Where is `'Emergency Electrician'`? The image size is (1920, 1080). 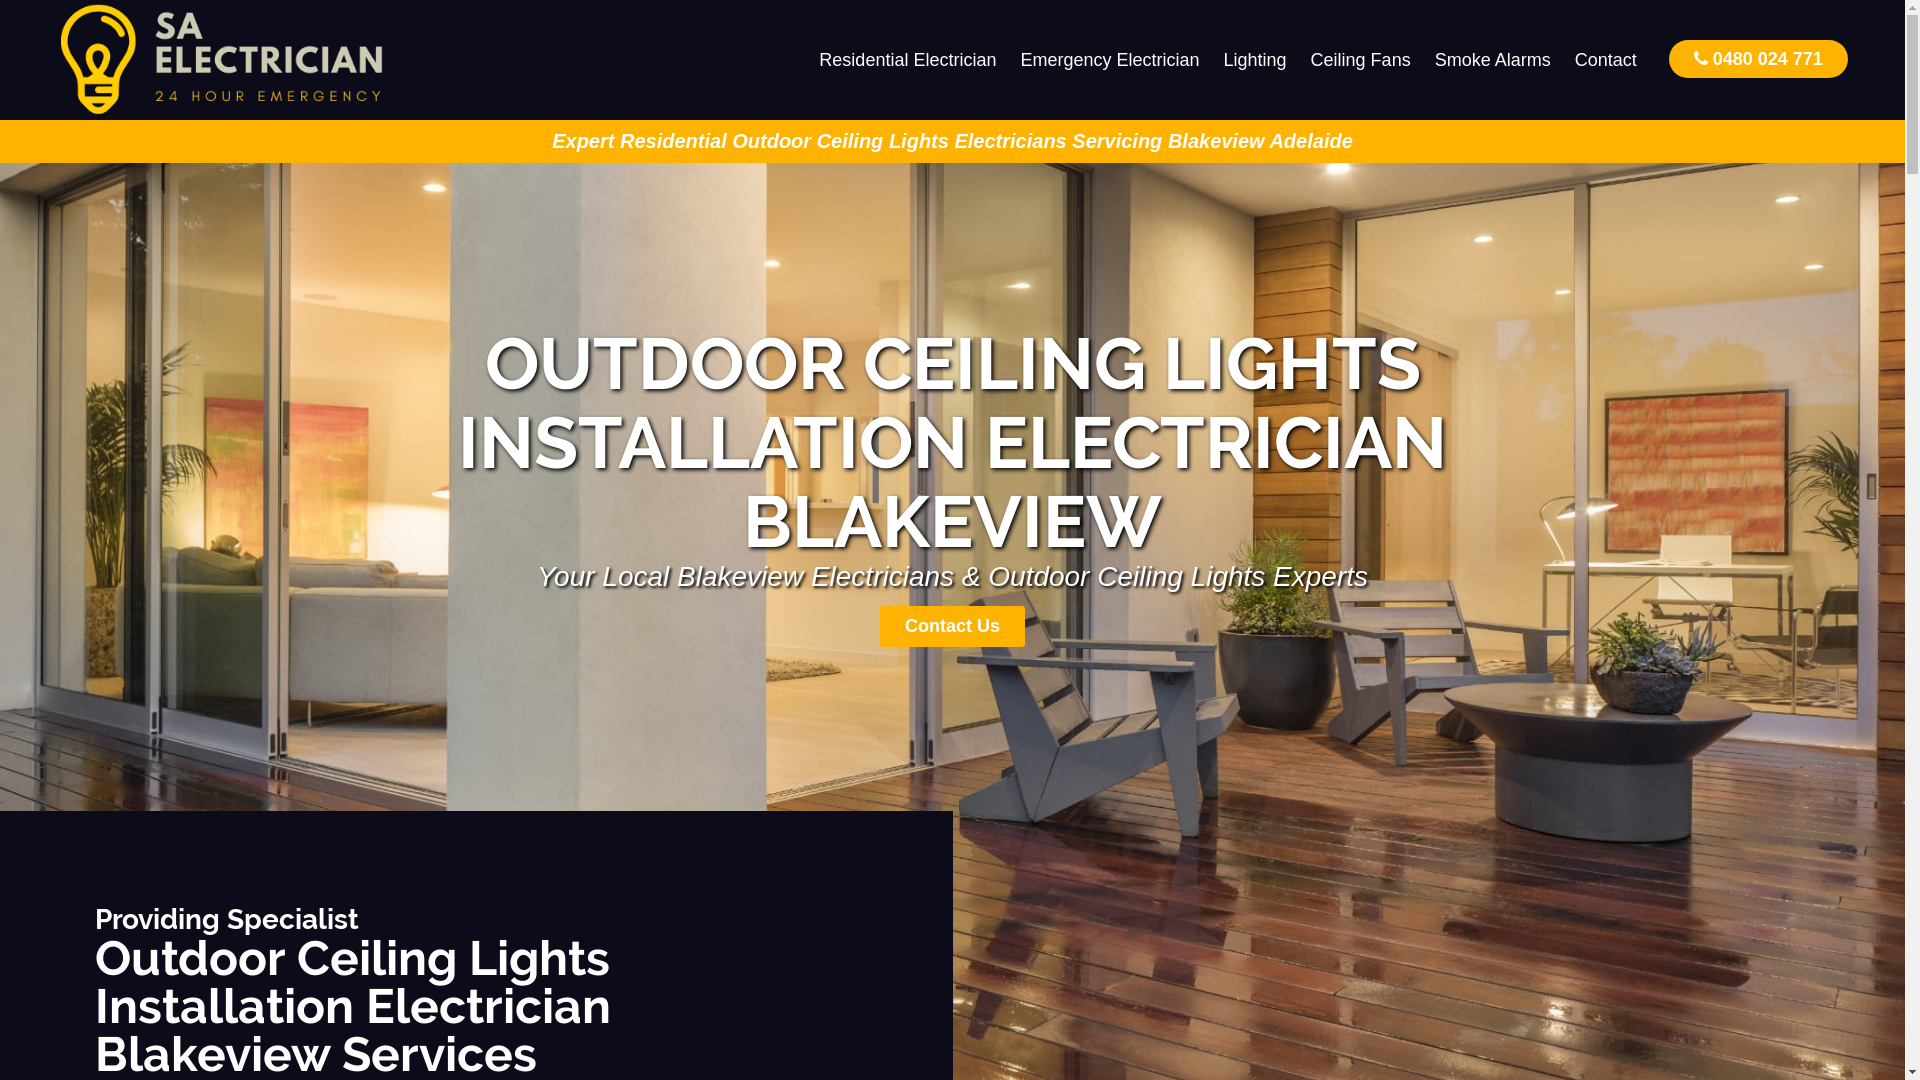
'Emergency Electrician' is located at coordinates (1108, 59).